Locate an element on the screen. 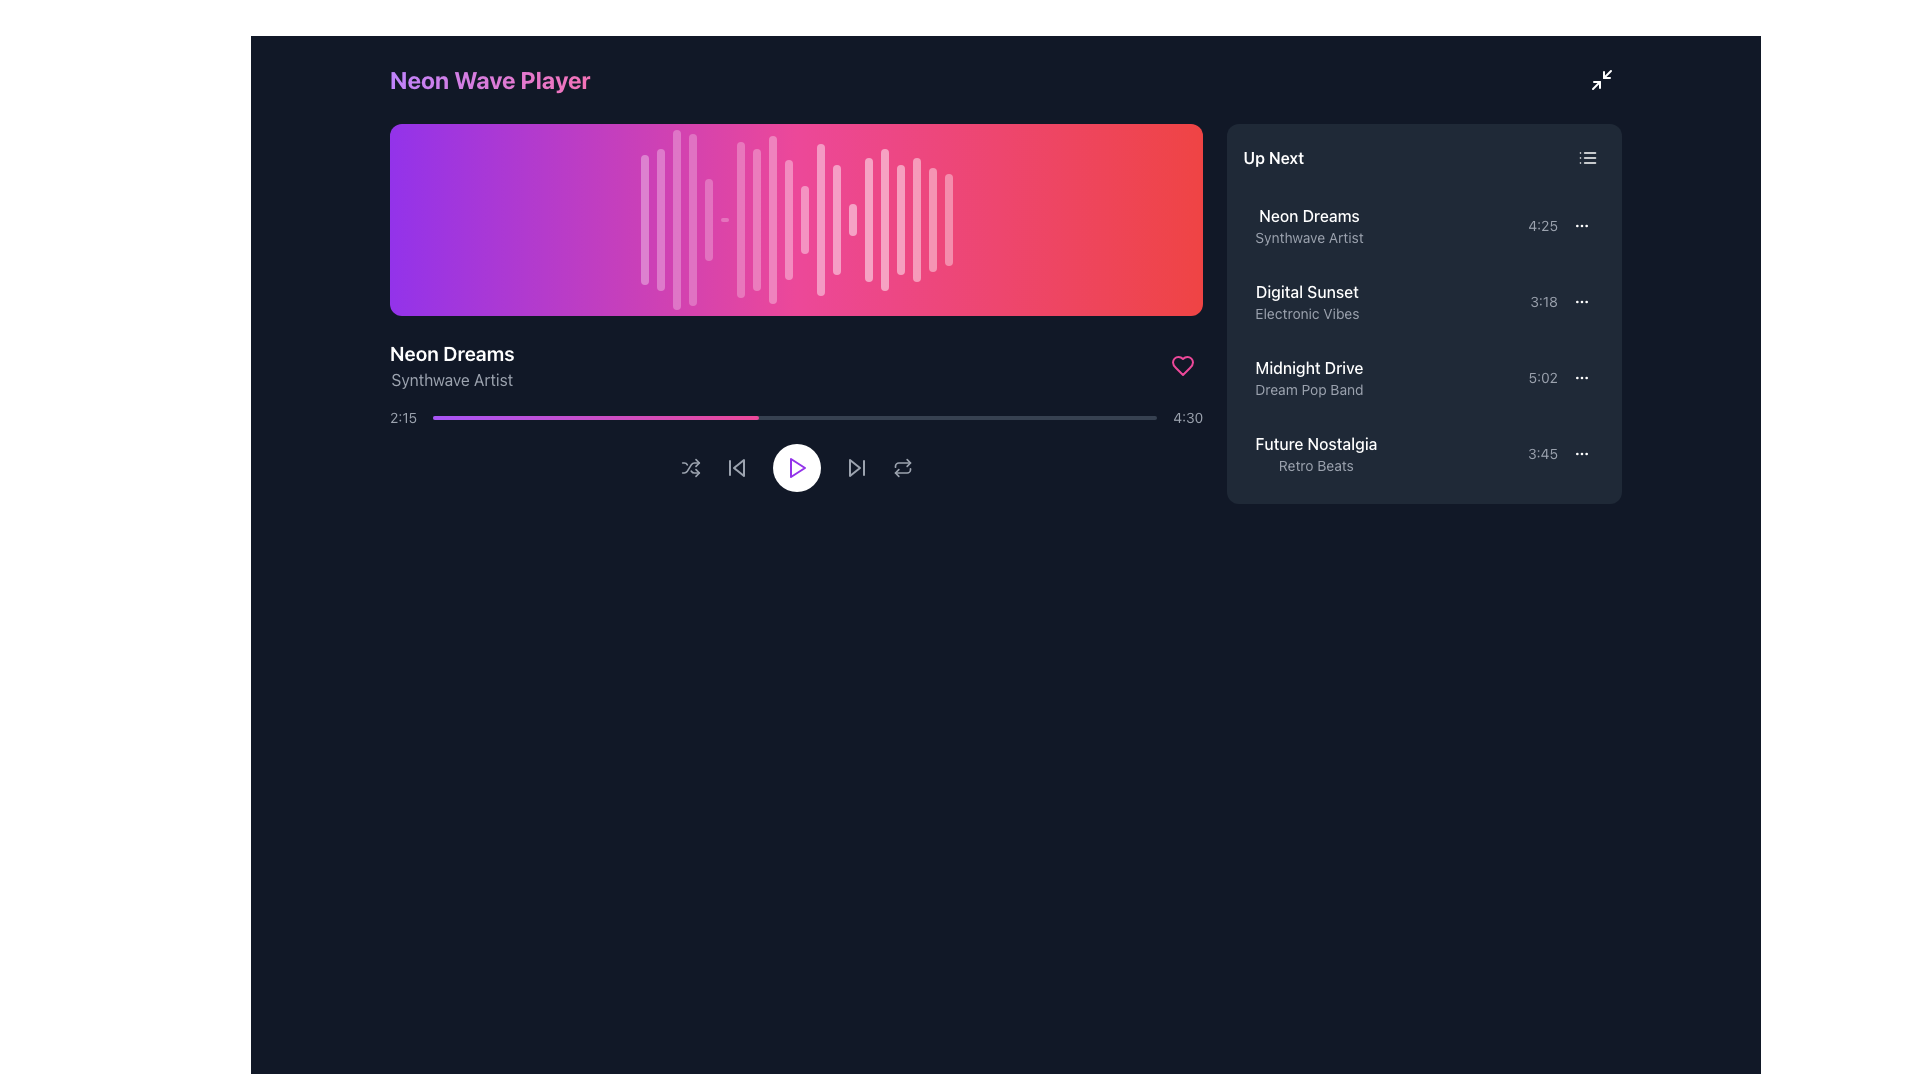  the text display that shows the title of the current track and its artist's name, located in the lower-left part of the interface, just below the waveform display is located at coordinates (451, 366).